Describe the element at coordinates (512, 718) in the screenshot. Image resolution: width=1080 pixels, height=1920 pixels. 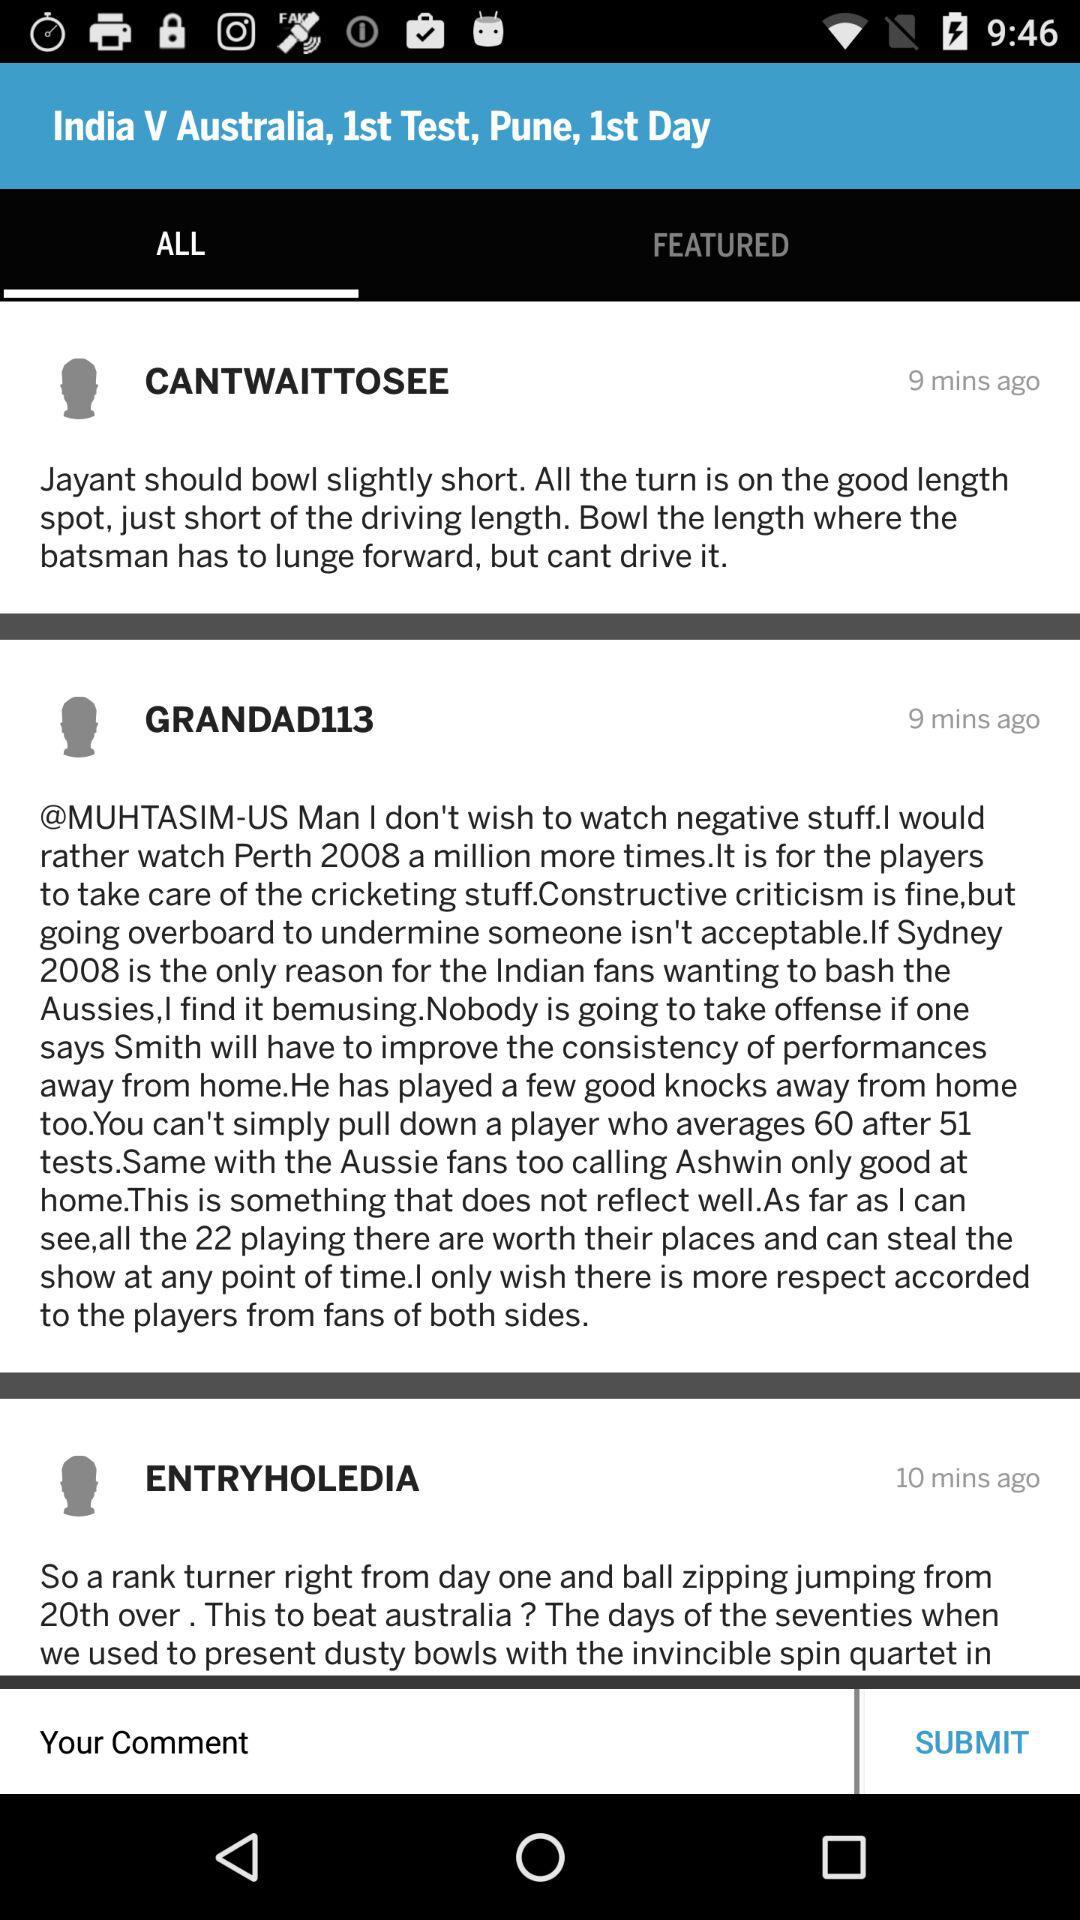
I see `the icon next to 9 mins ago` at that location.